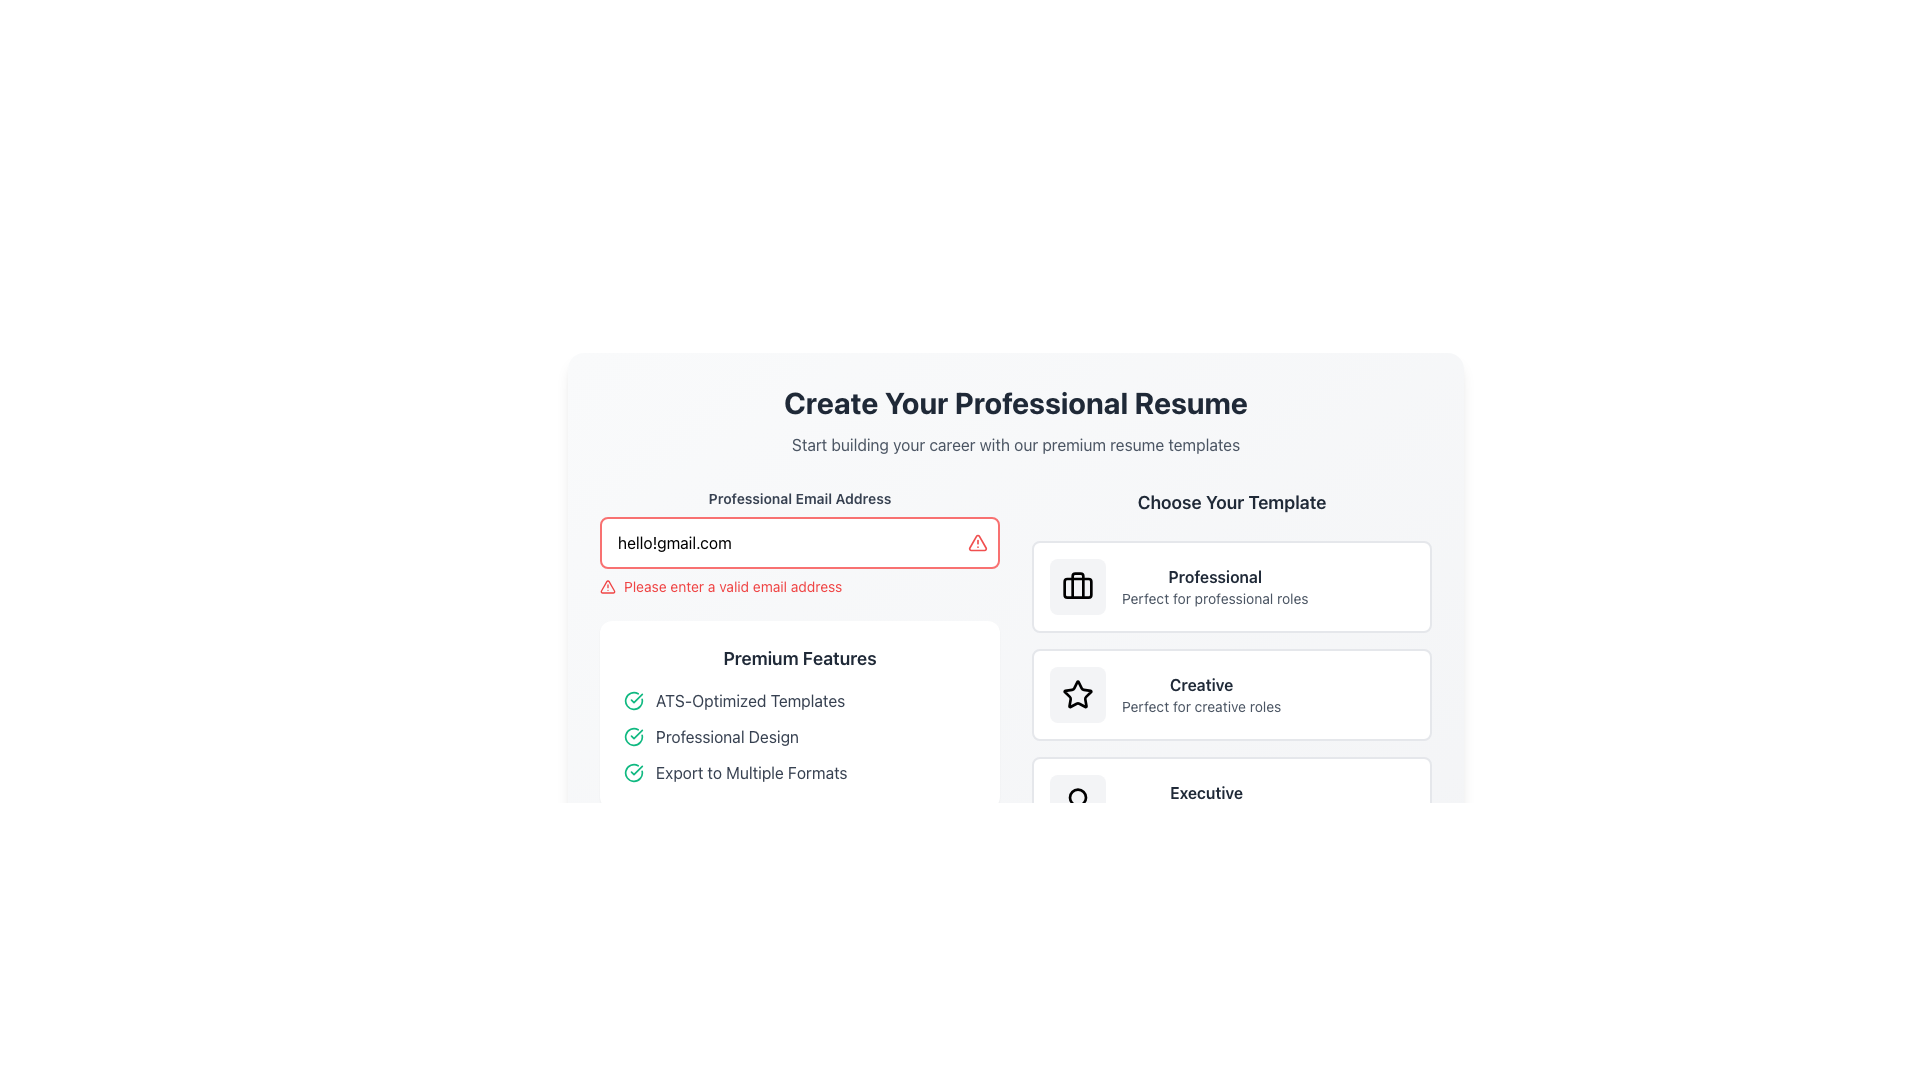 The width and height of the screenshot is (1920, 1080). What do you see at coordinates (1016, 443) in the screenshot?
I see `the descriptive text element that provides context related to premium resume templates, located beneath the heading 'Create Your Professional Resume'` at bounding box center [1016, 443].